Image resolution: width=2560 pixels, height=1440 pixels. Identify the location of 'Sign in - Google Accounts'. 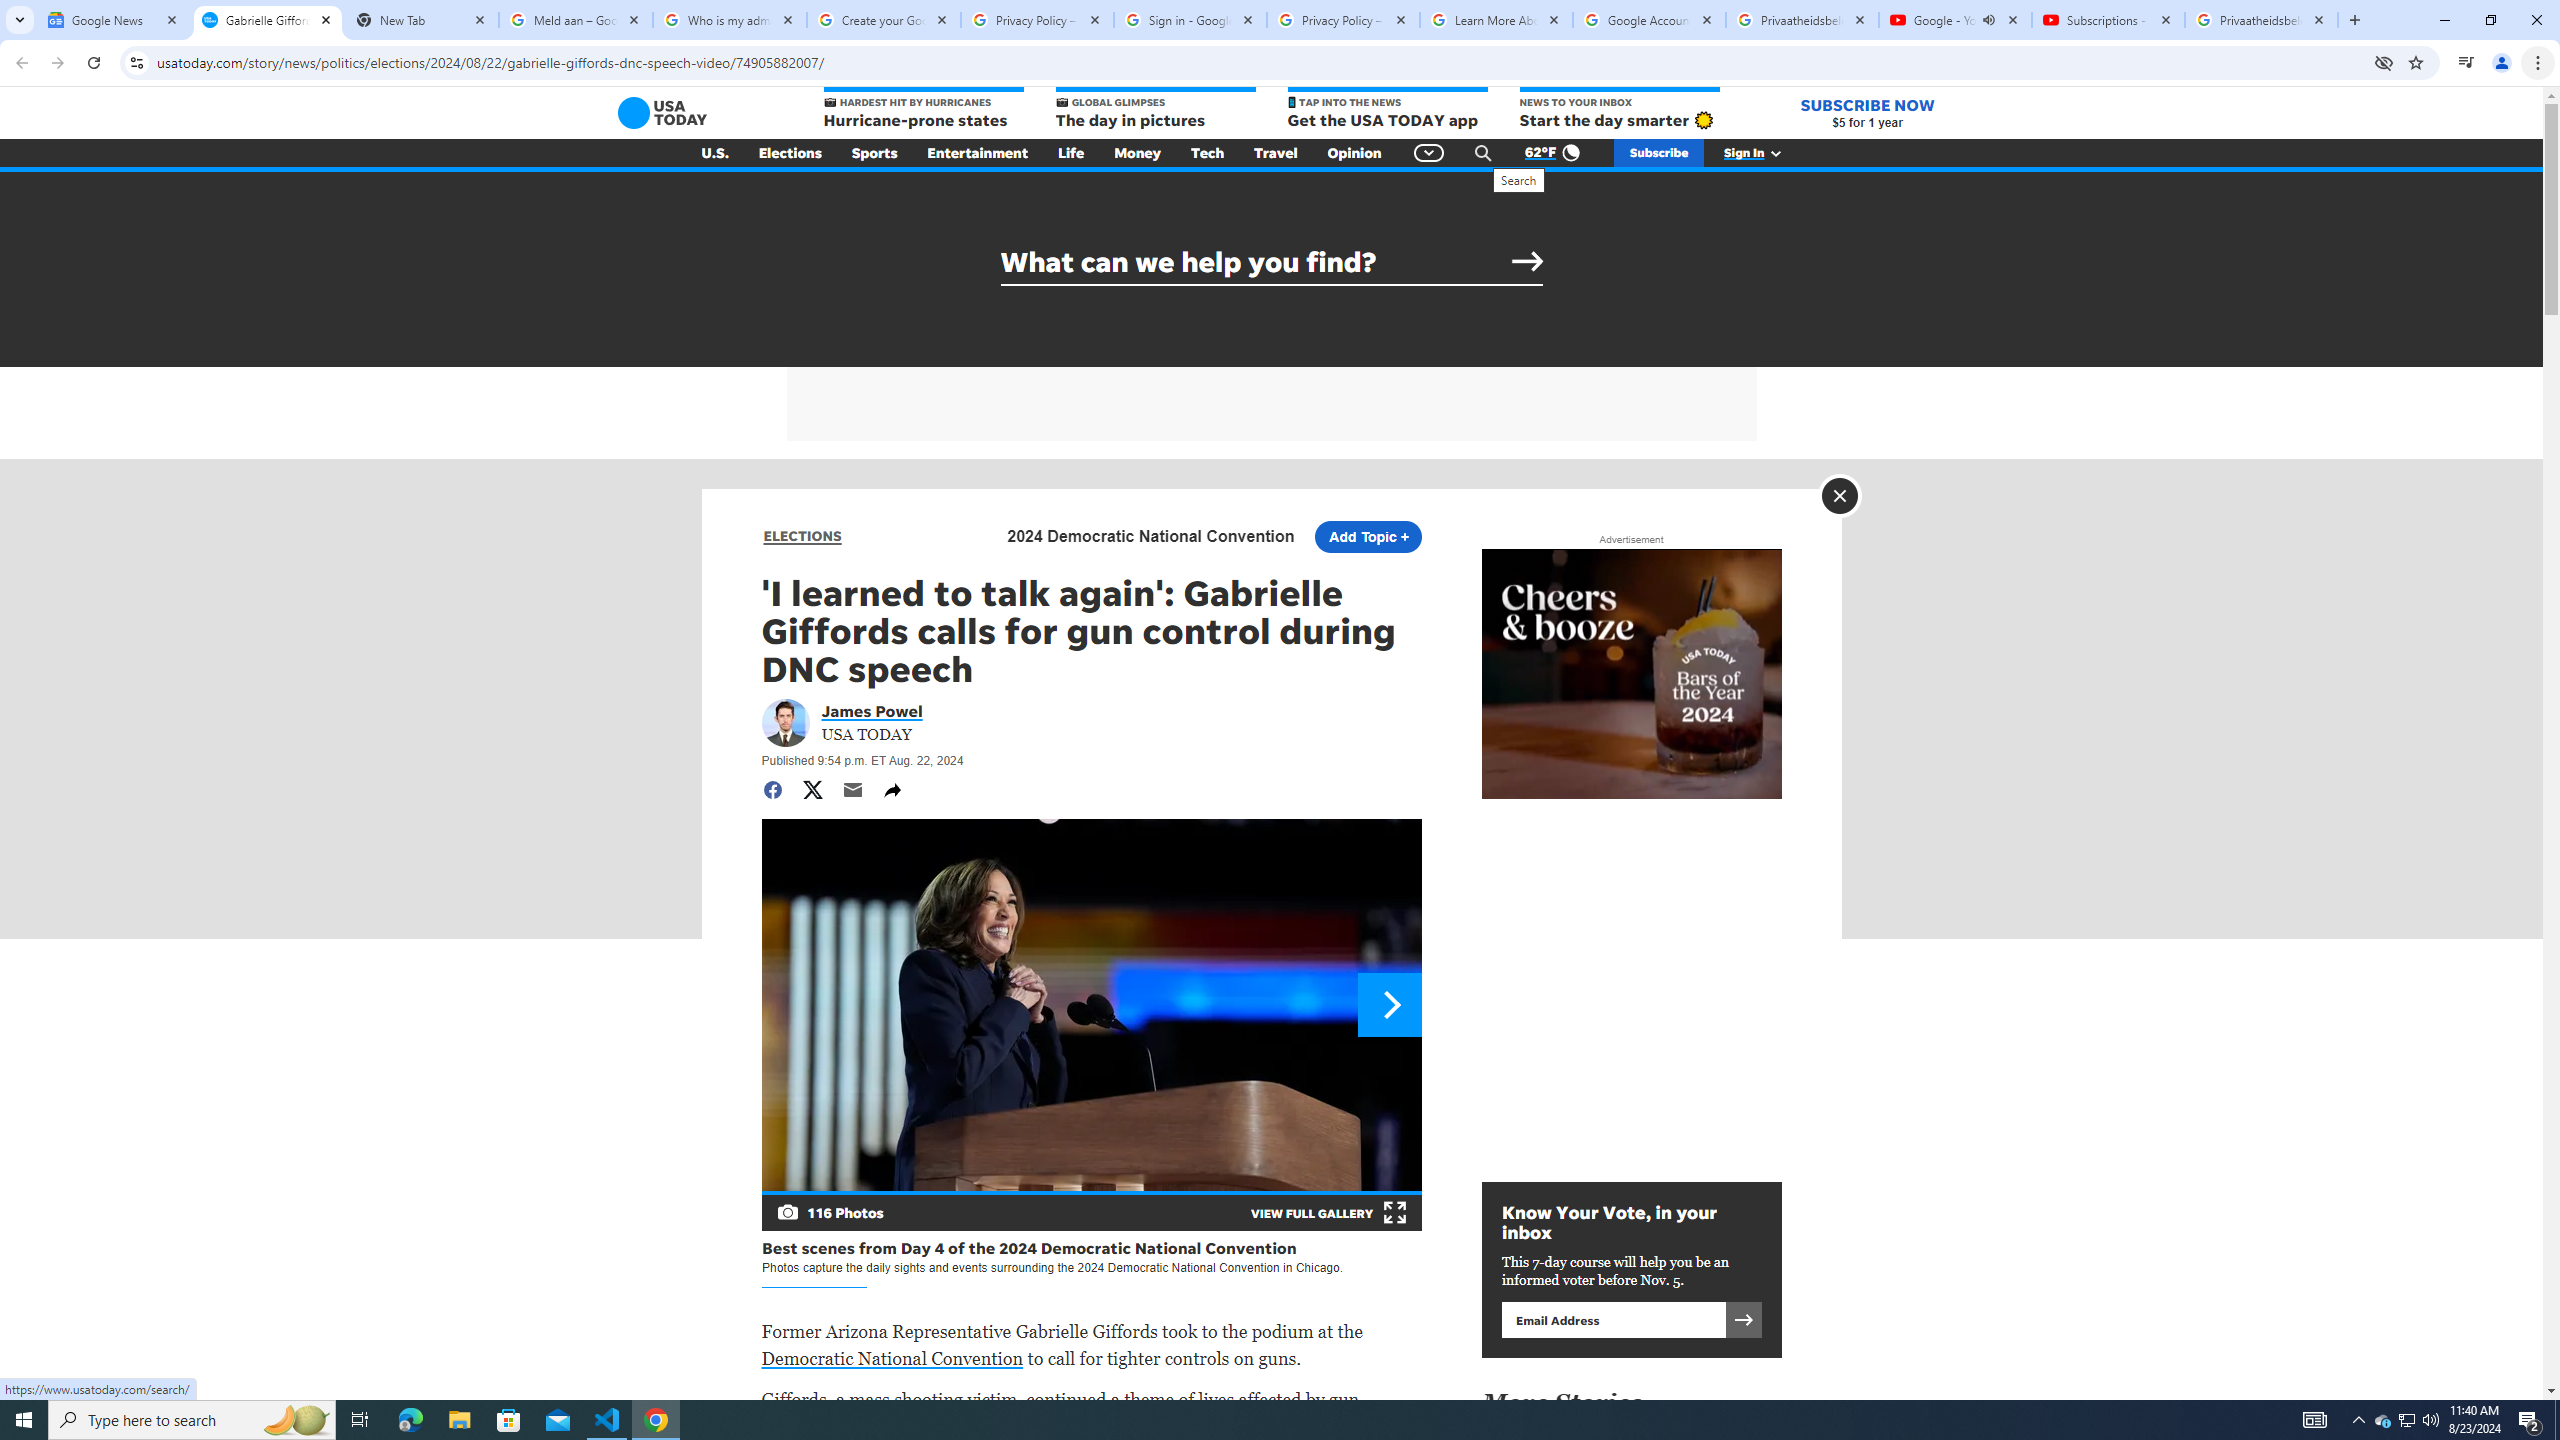
(1190, 19).